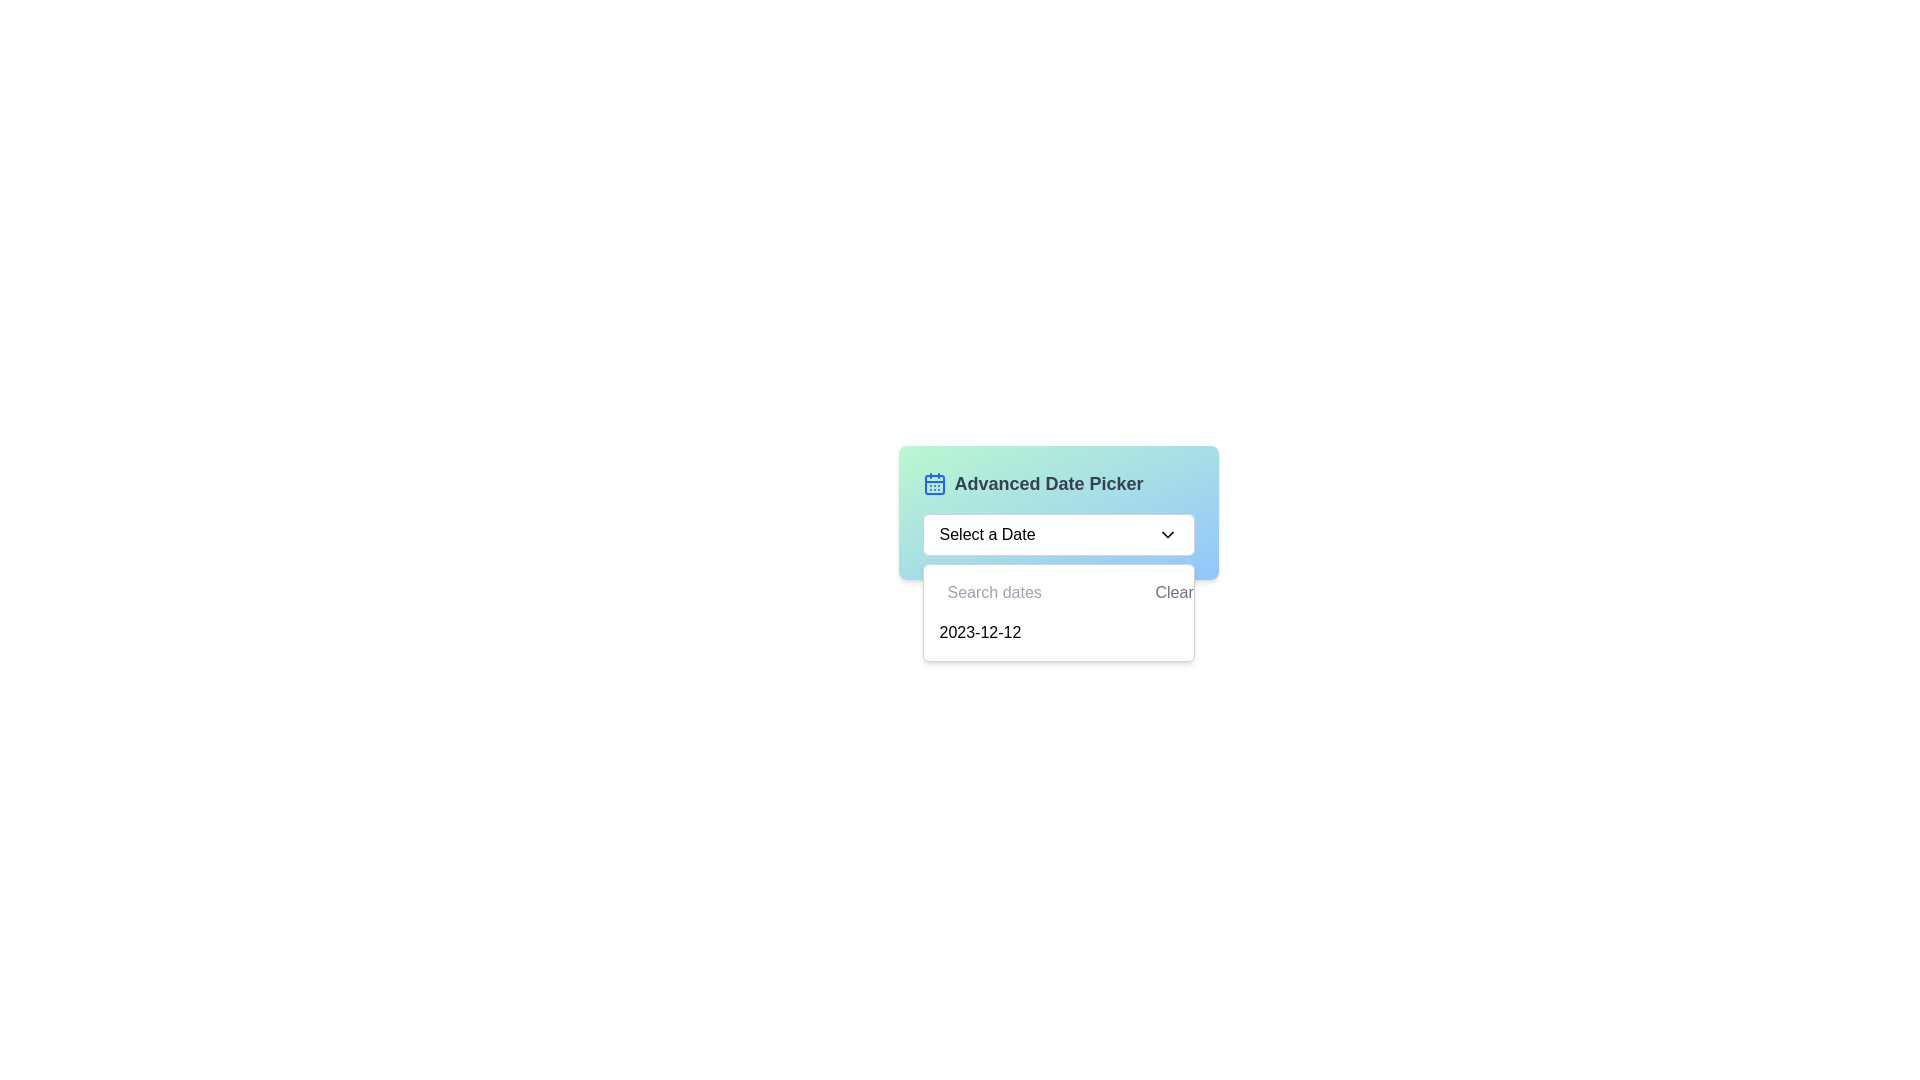 Image resolution: width=1920 pixels, height=1080 pixels. I want to click on the bold, large-sized text label reading 'Advanced Date Picker', which is styled in gray and positioned next to a calendar icon in the date picker interface, so click(1048, 483).